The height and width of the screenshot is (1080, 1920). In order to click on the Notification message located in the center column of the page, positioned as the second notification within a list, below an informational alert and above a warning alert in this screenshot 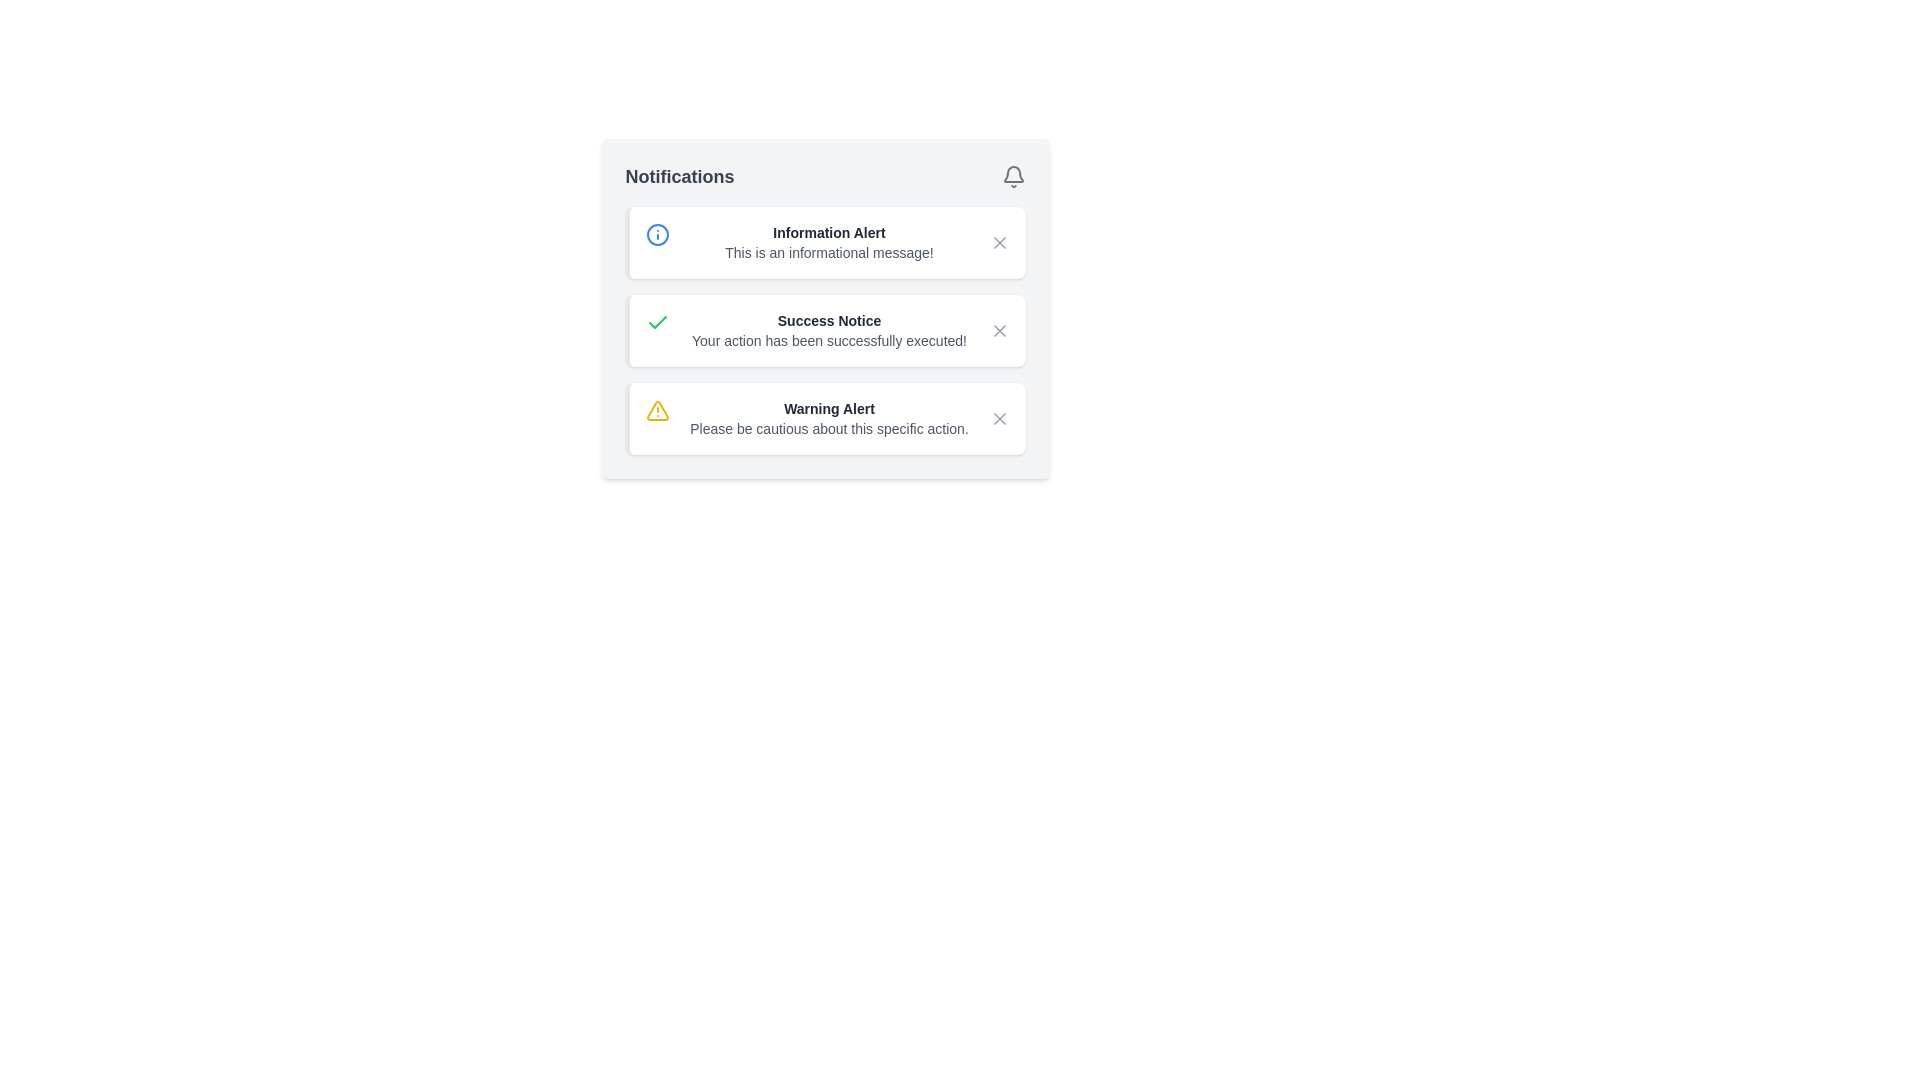, I will do `click(829, 330)`.